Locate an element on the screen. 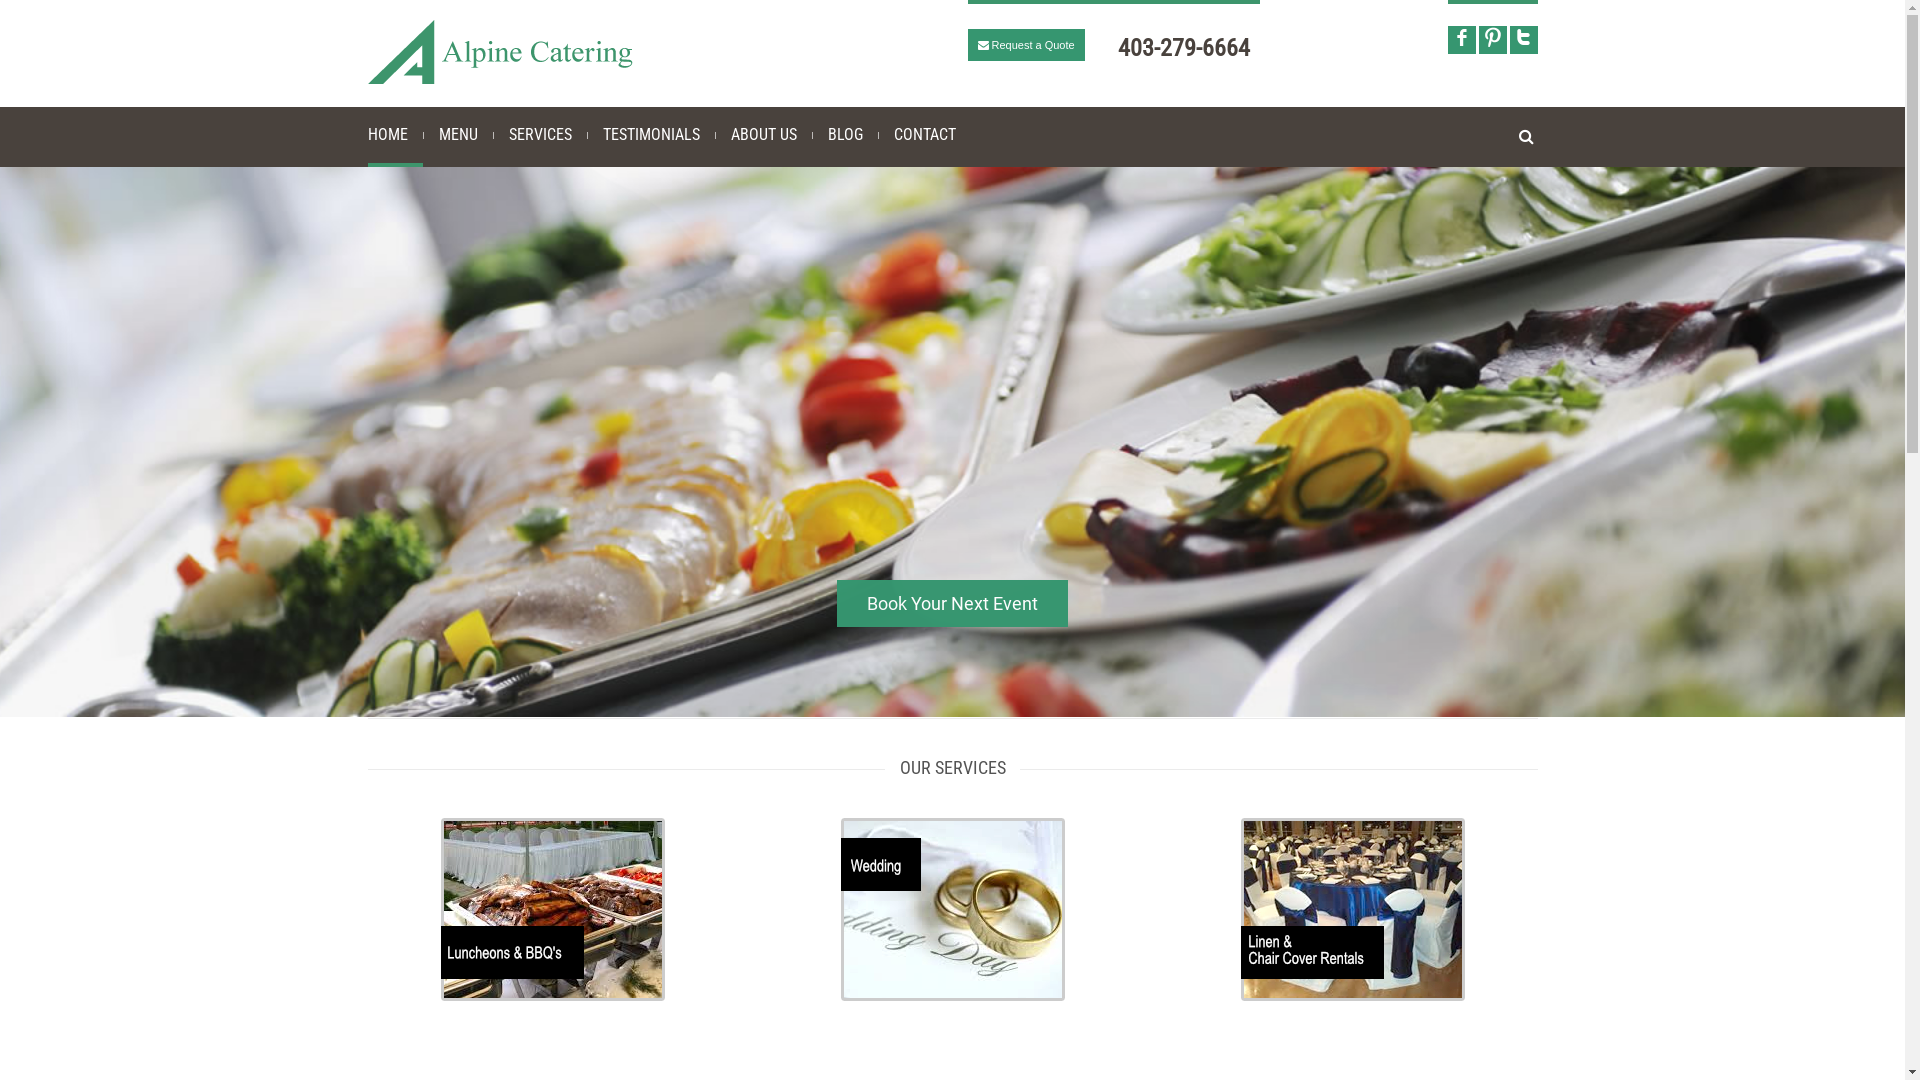 This screenshot has height=1080, width=1920. 'Book Your Next Event' is located at coordinates (951, 602).